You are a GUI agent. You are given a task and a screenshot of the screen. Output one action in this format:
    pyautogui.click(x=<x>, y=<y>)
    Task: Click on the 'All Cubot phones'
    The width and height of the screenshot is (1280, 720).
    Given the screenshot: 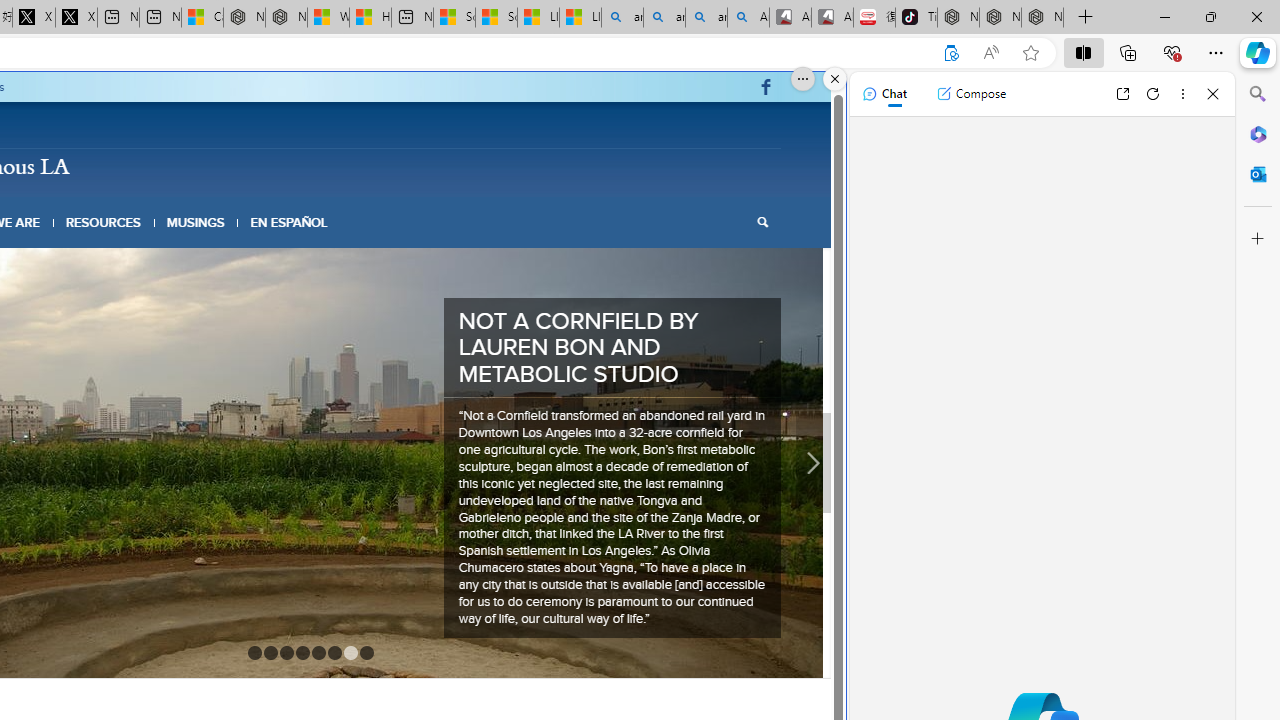 What is the action you would take?
    pyautogui.click(x=832, y=17)
    